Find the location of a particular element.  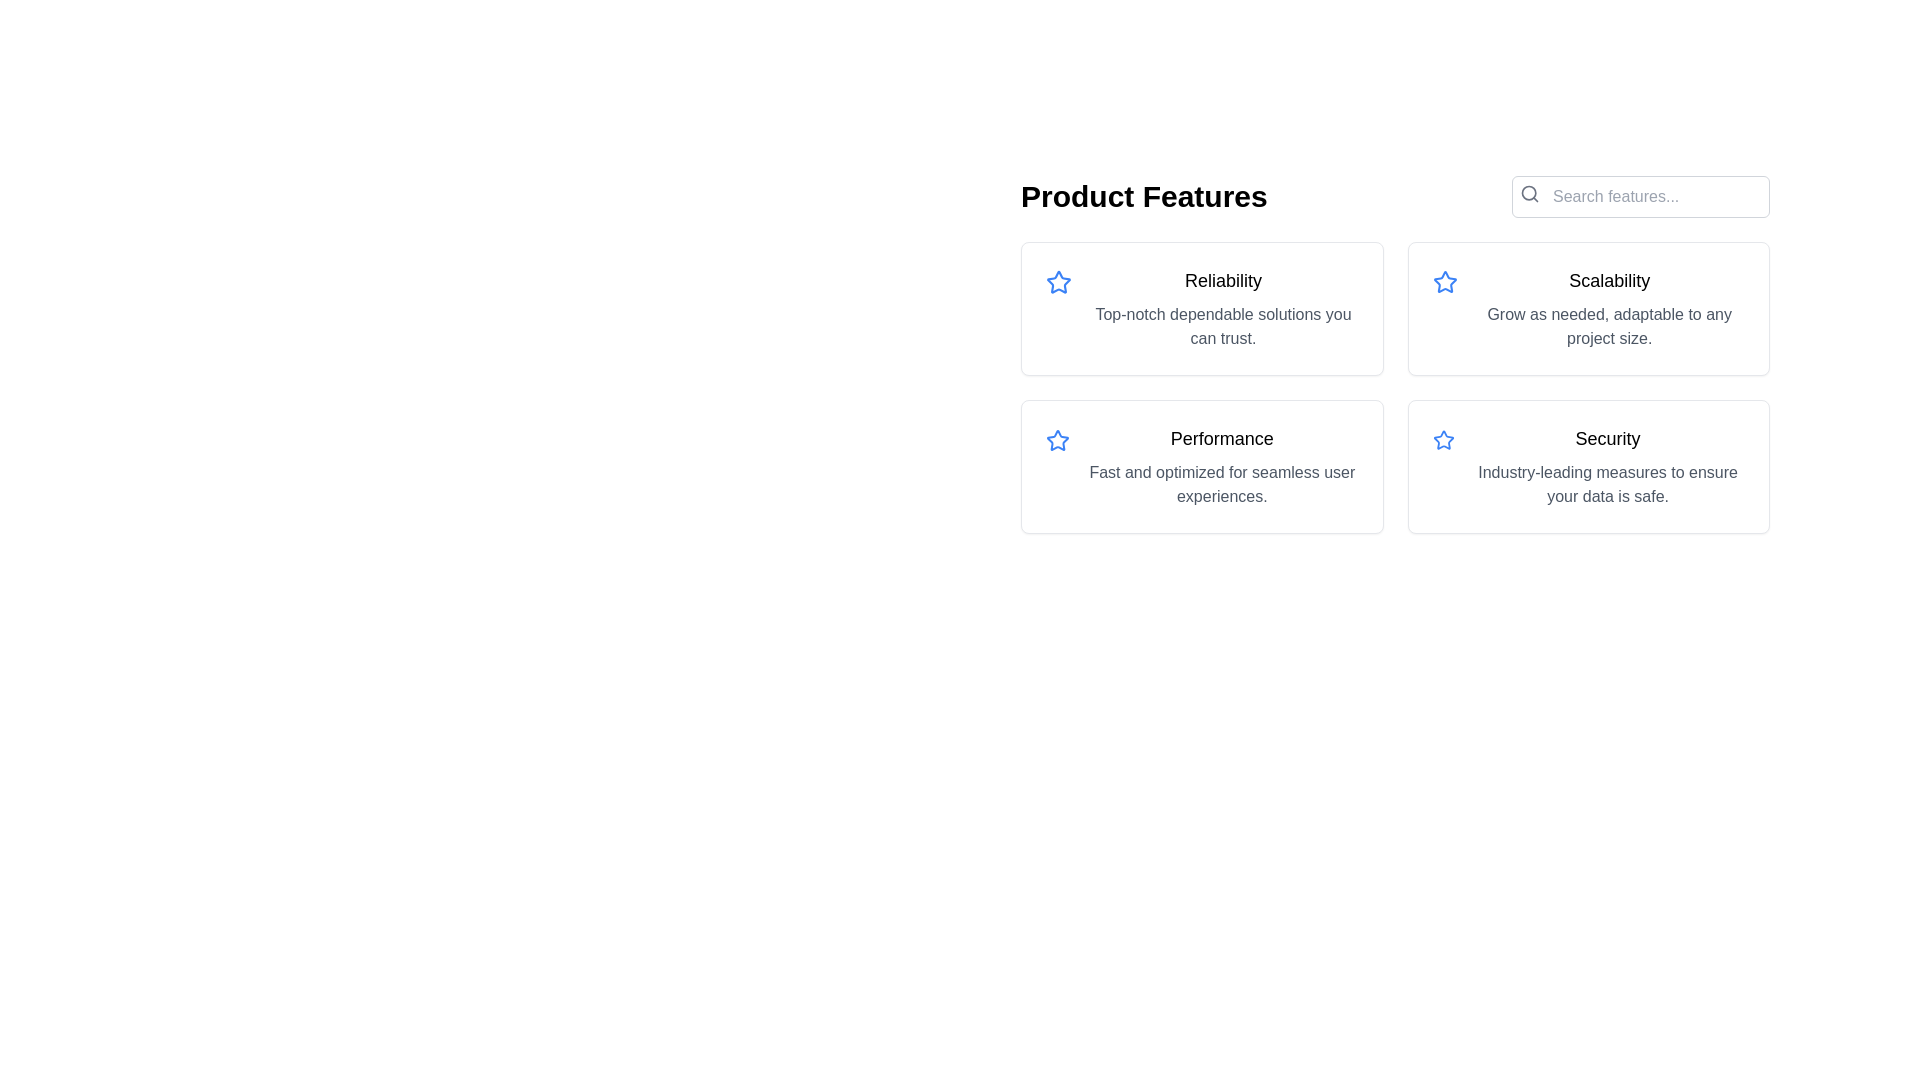

the text label displaying 'Scalability' which is positioned at the top-right of the card component is located at coordinates (1609, 281).